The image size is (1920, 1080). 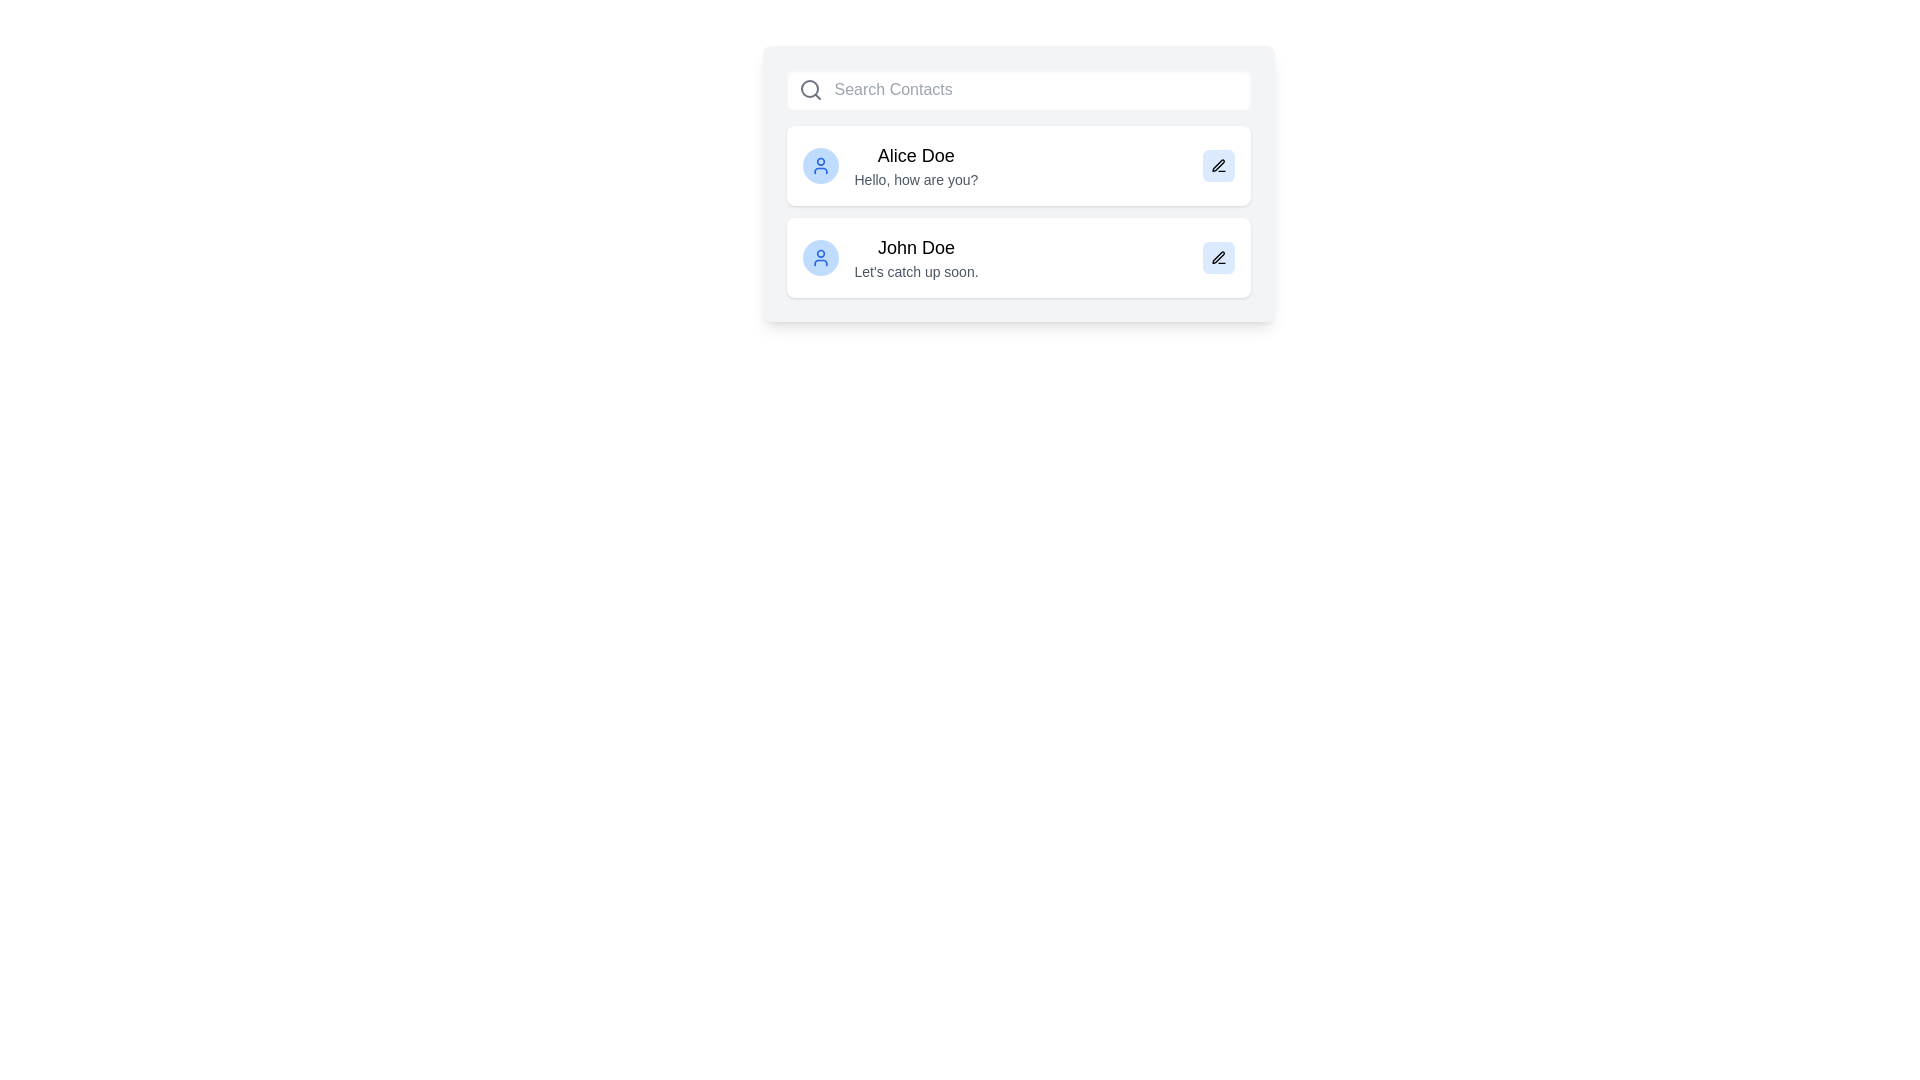 What do you see at coordinates (915, 246) in the screenshot?
I see `the contact name John Doe to select it` at bounding box center [915, 246].